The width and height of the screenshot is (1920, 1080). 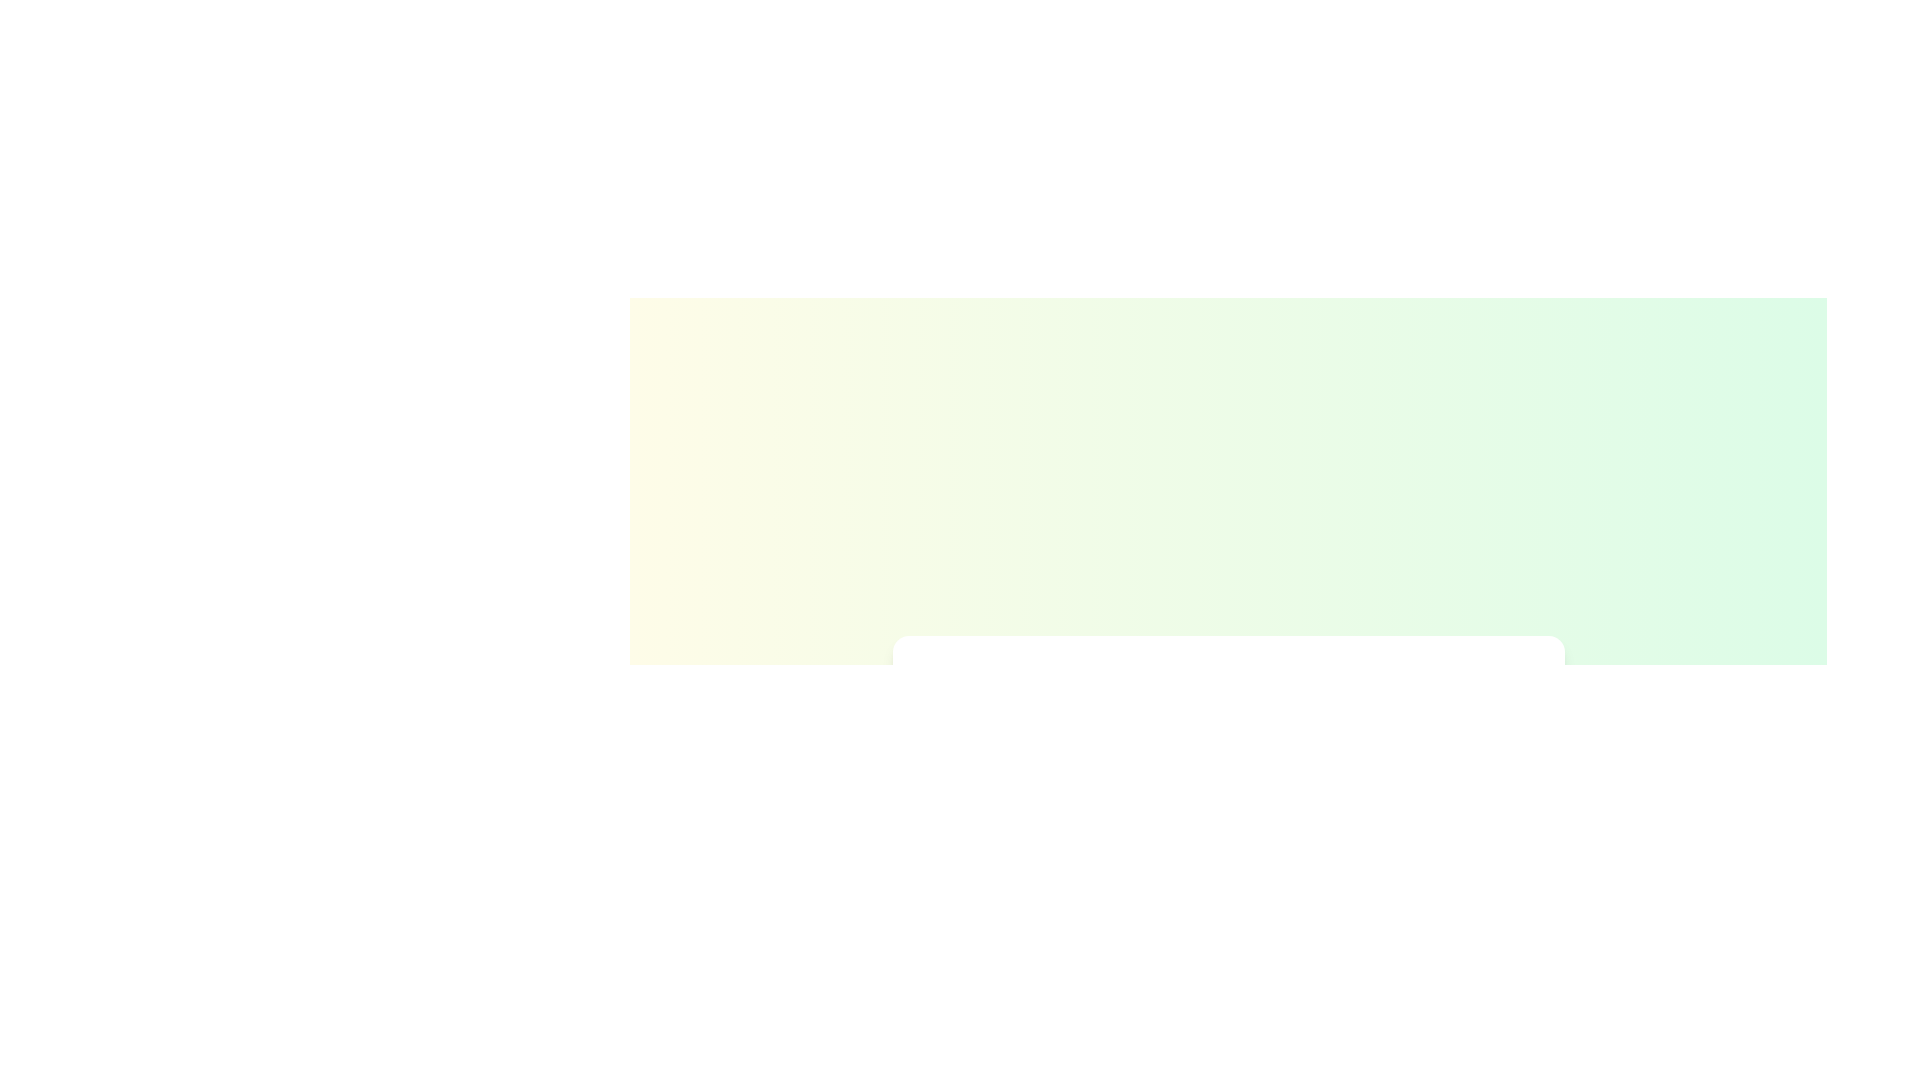 What do you see at coordinates (1227, 843) in the screenshot?
I see `the circular slider thumb control located at the midpoint of the slider track` at bounding box center [1227, 843].